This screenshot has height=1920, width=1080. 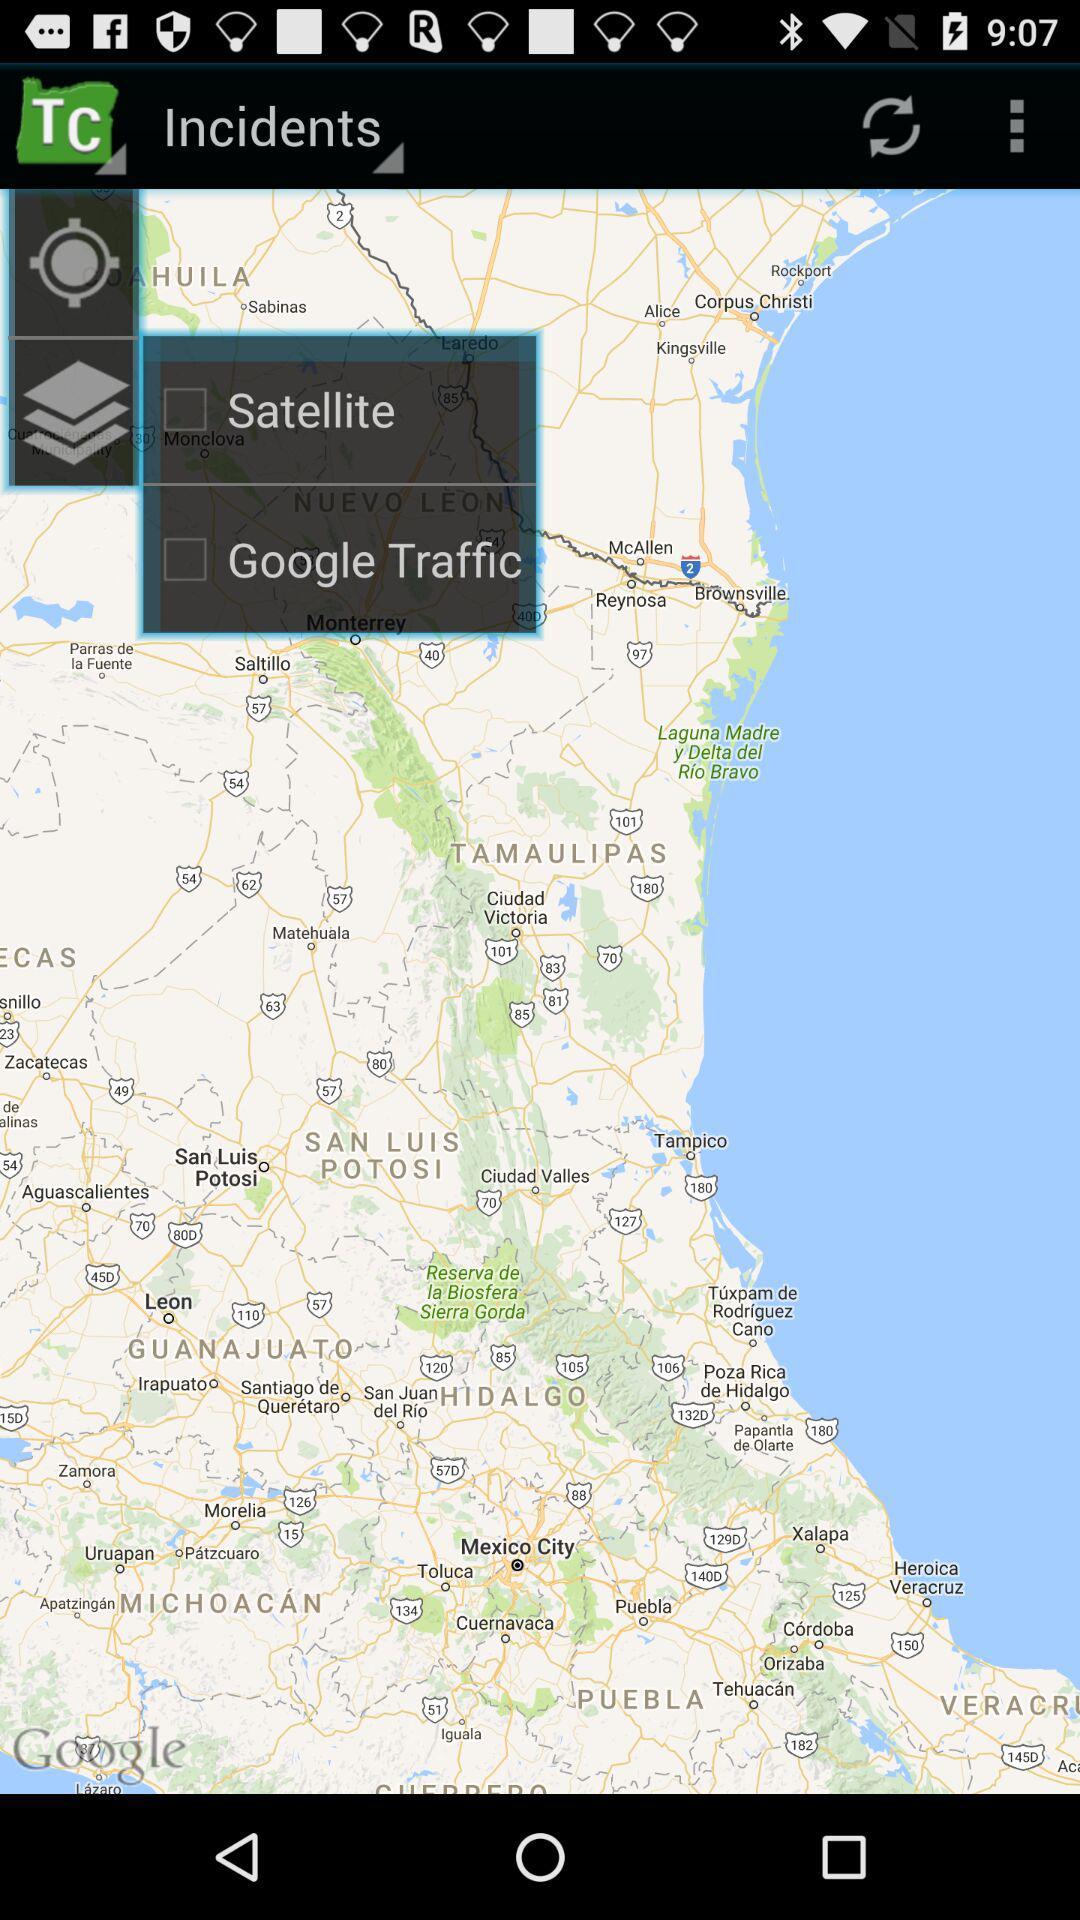 I want to click on icon to the left of the incidents, so click(x=72, y=124).